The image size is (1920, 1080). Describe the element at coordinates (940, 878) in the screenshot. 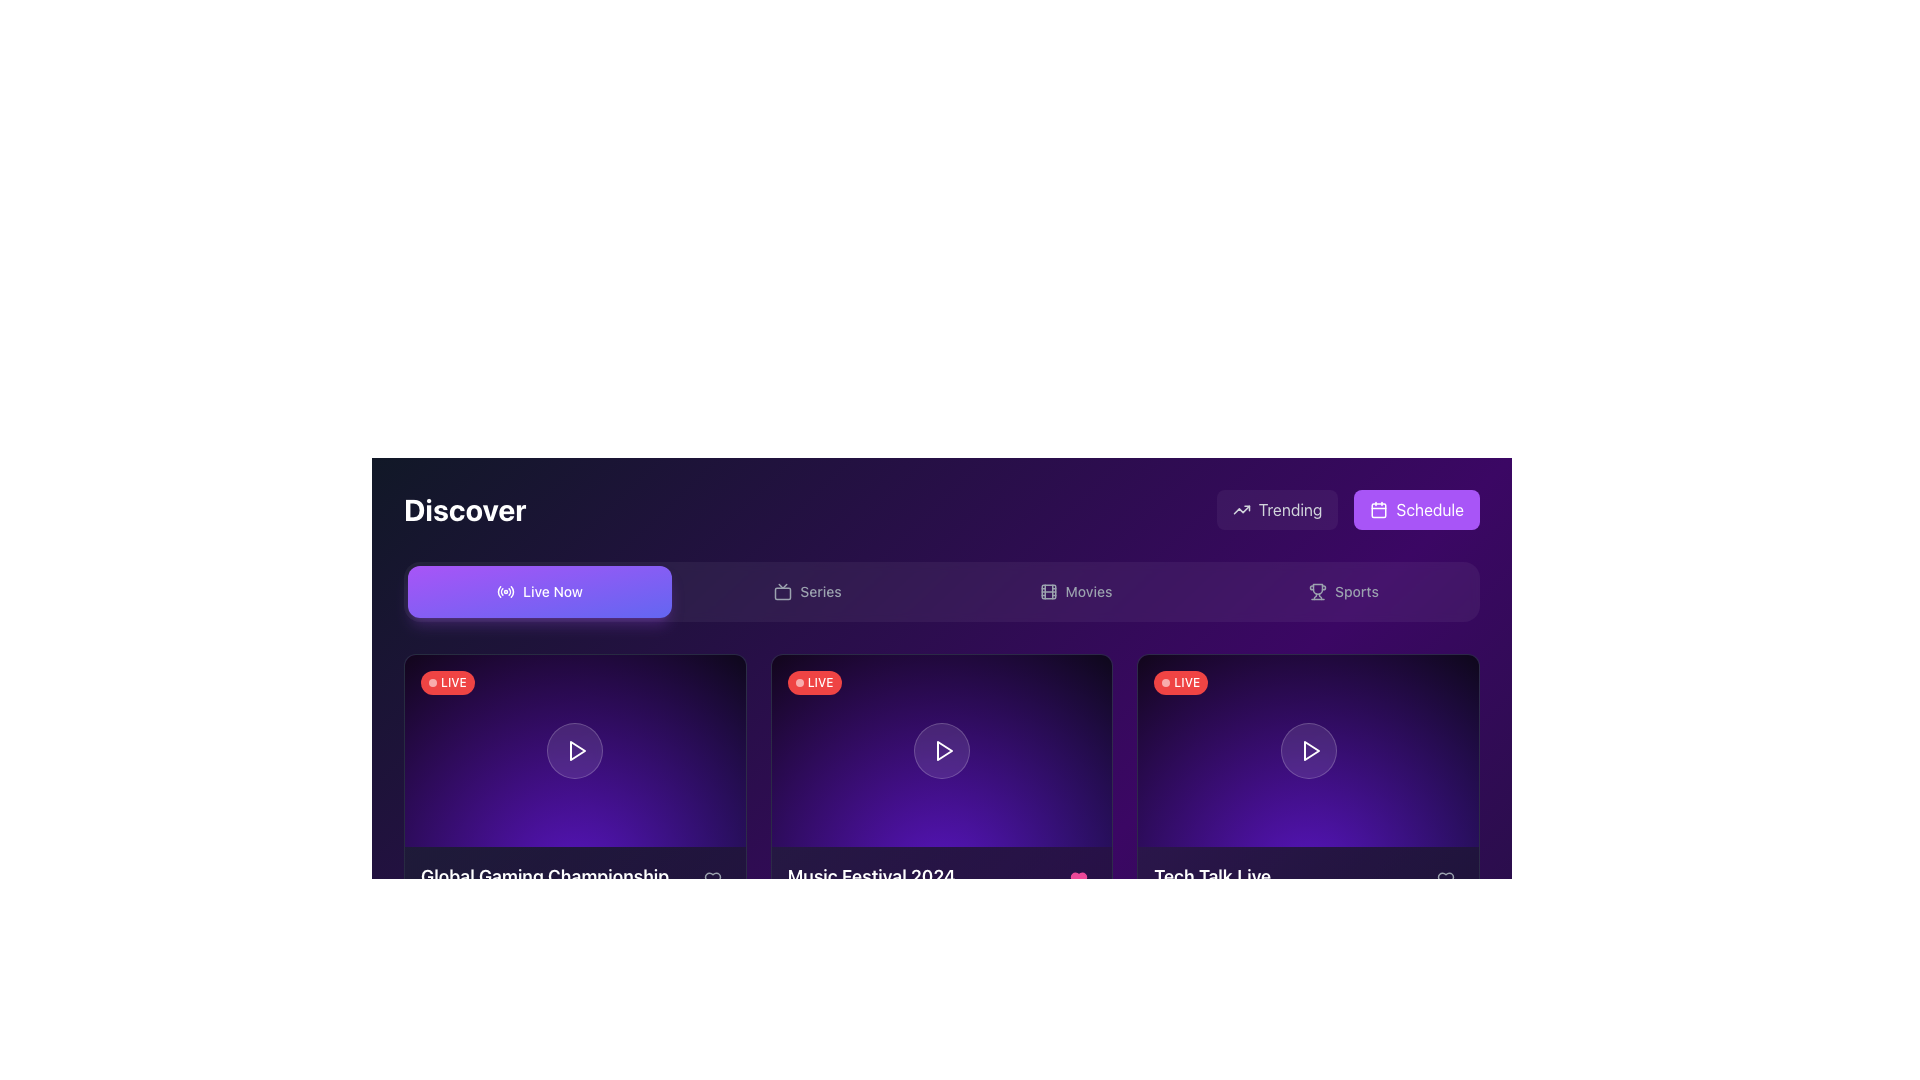

I see `the label titled 'Music Festival 2024', which is located near the bottom center of a purple card in the second column, positioned above an interactive icon` at that location.